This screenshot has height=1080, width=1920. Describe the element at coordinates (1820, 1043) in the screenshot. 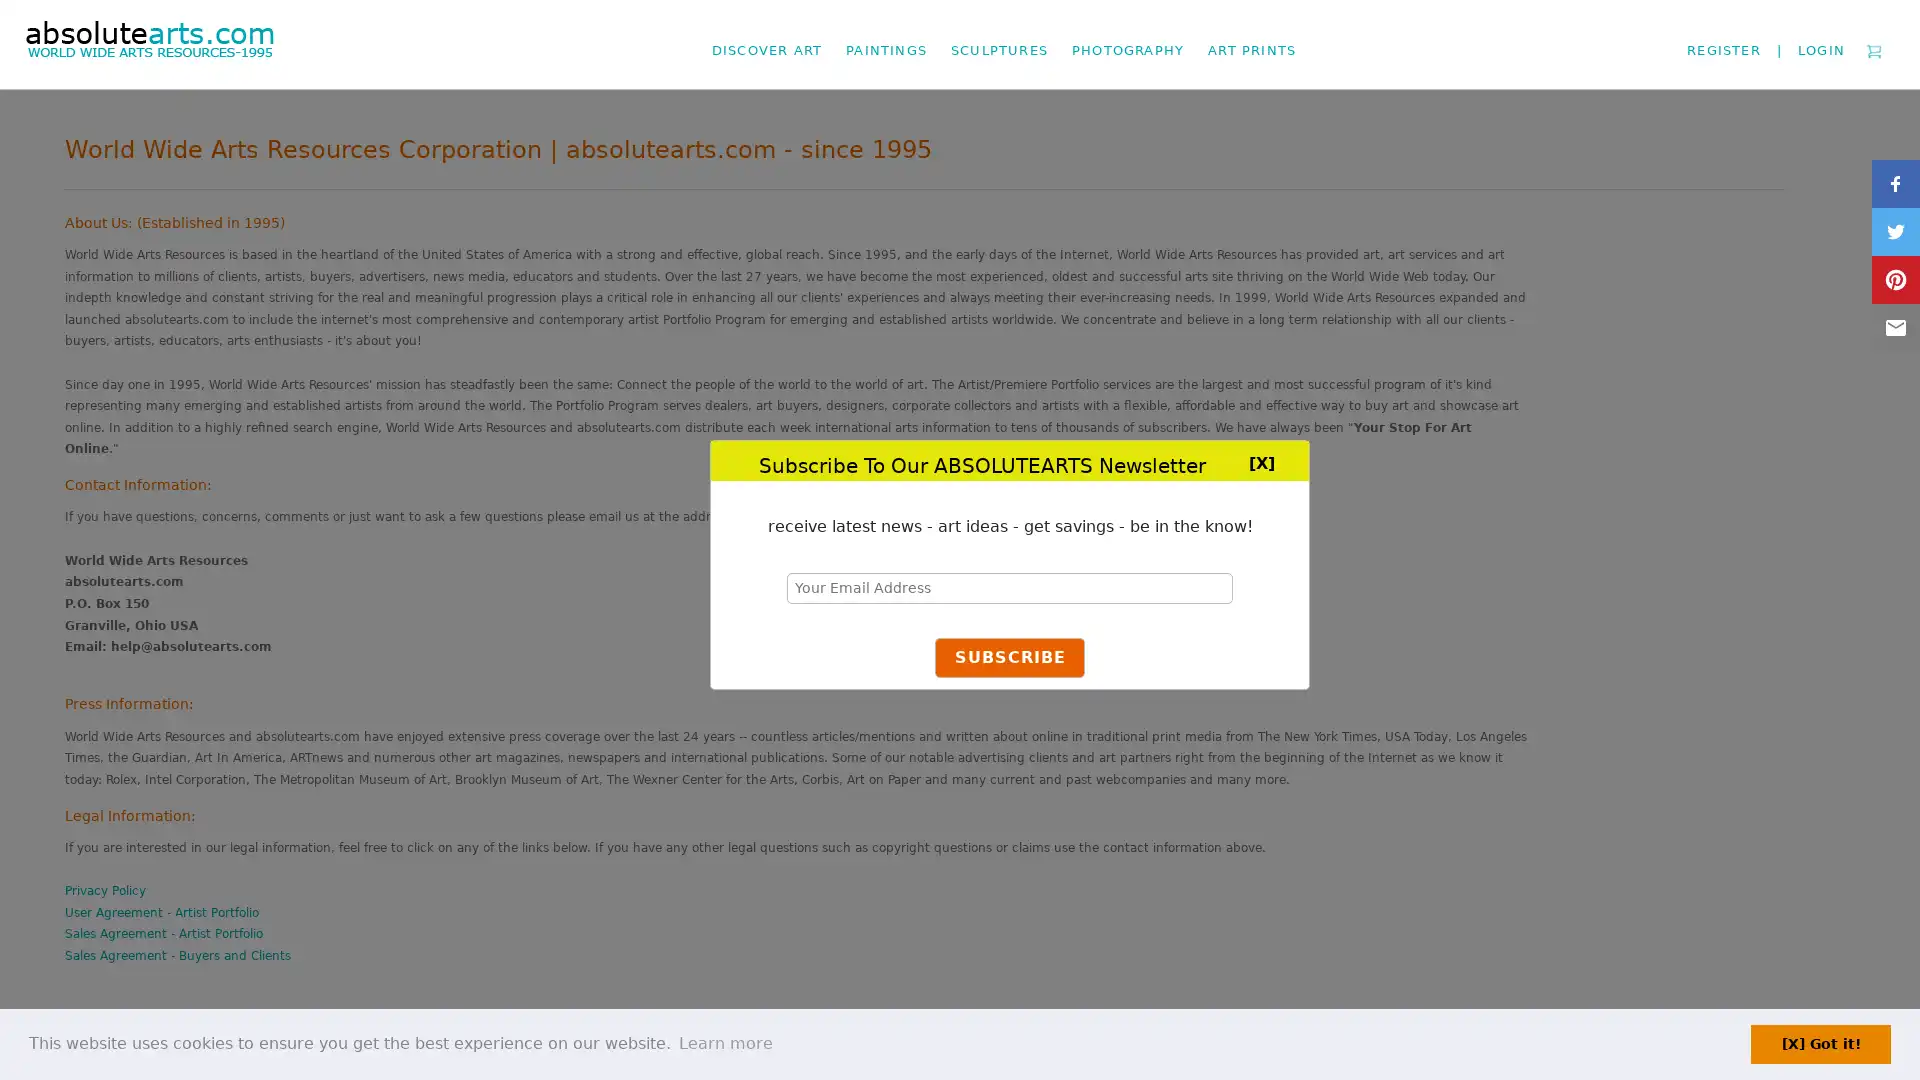

I see `dismiss cookie message` at that location.